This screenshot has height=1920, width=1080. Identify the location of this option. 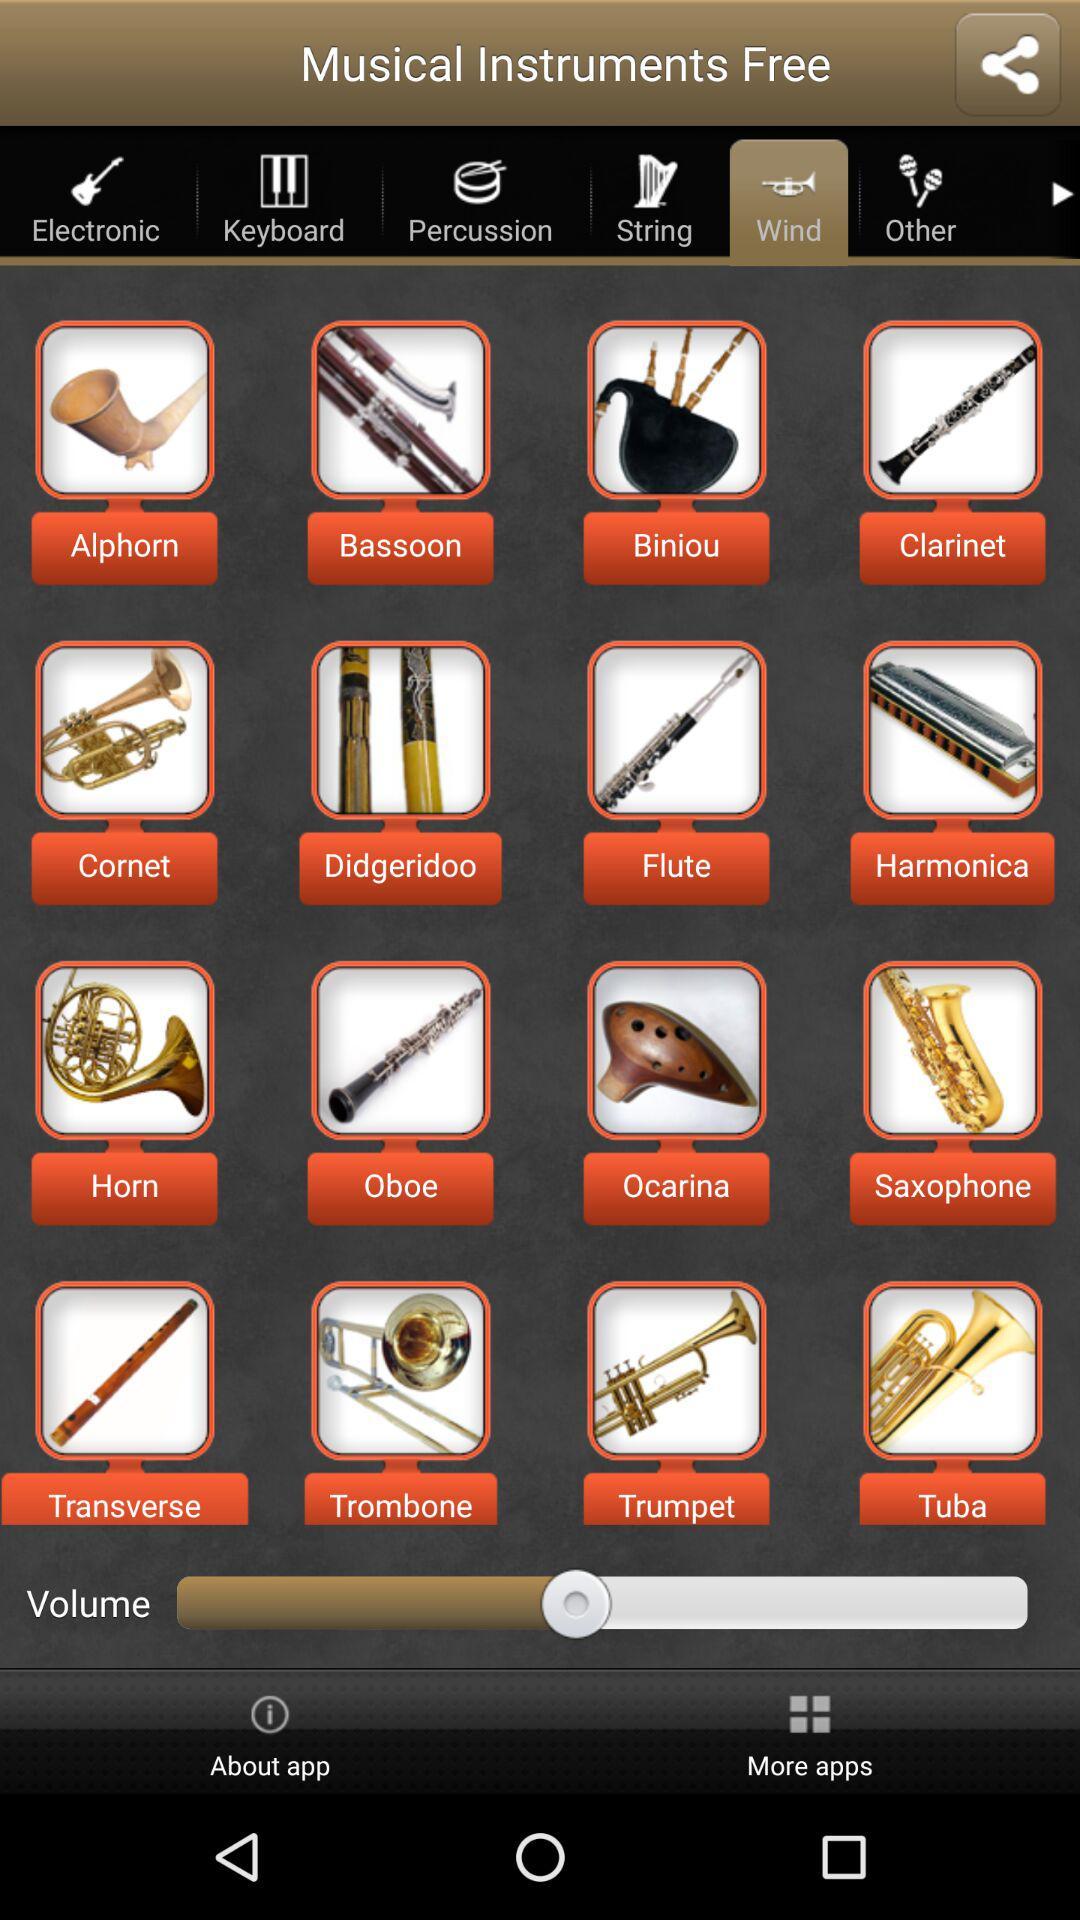
(124, 1369).